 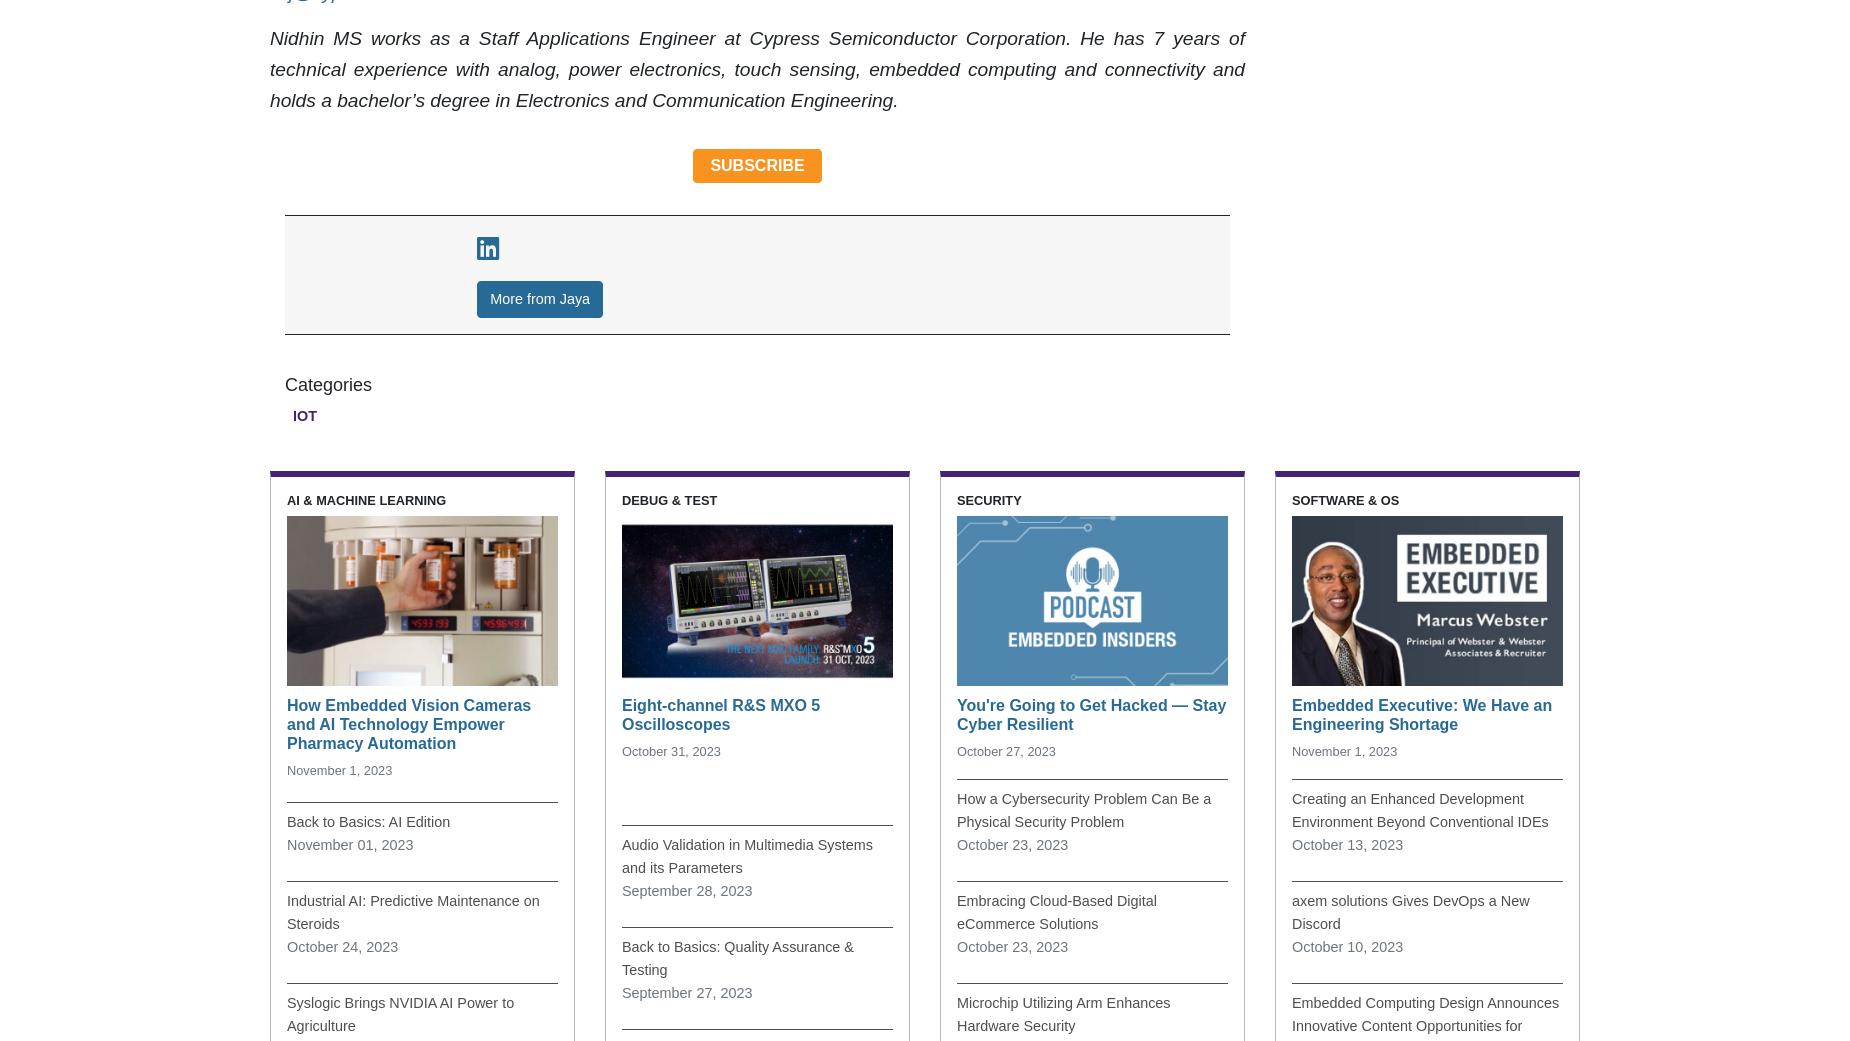 I want to click on 'Embedded Executive: We Have an Engineering Shortage', so click(x=1421, y=713).